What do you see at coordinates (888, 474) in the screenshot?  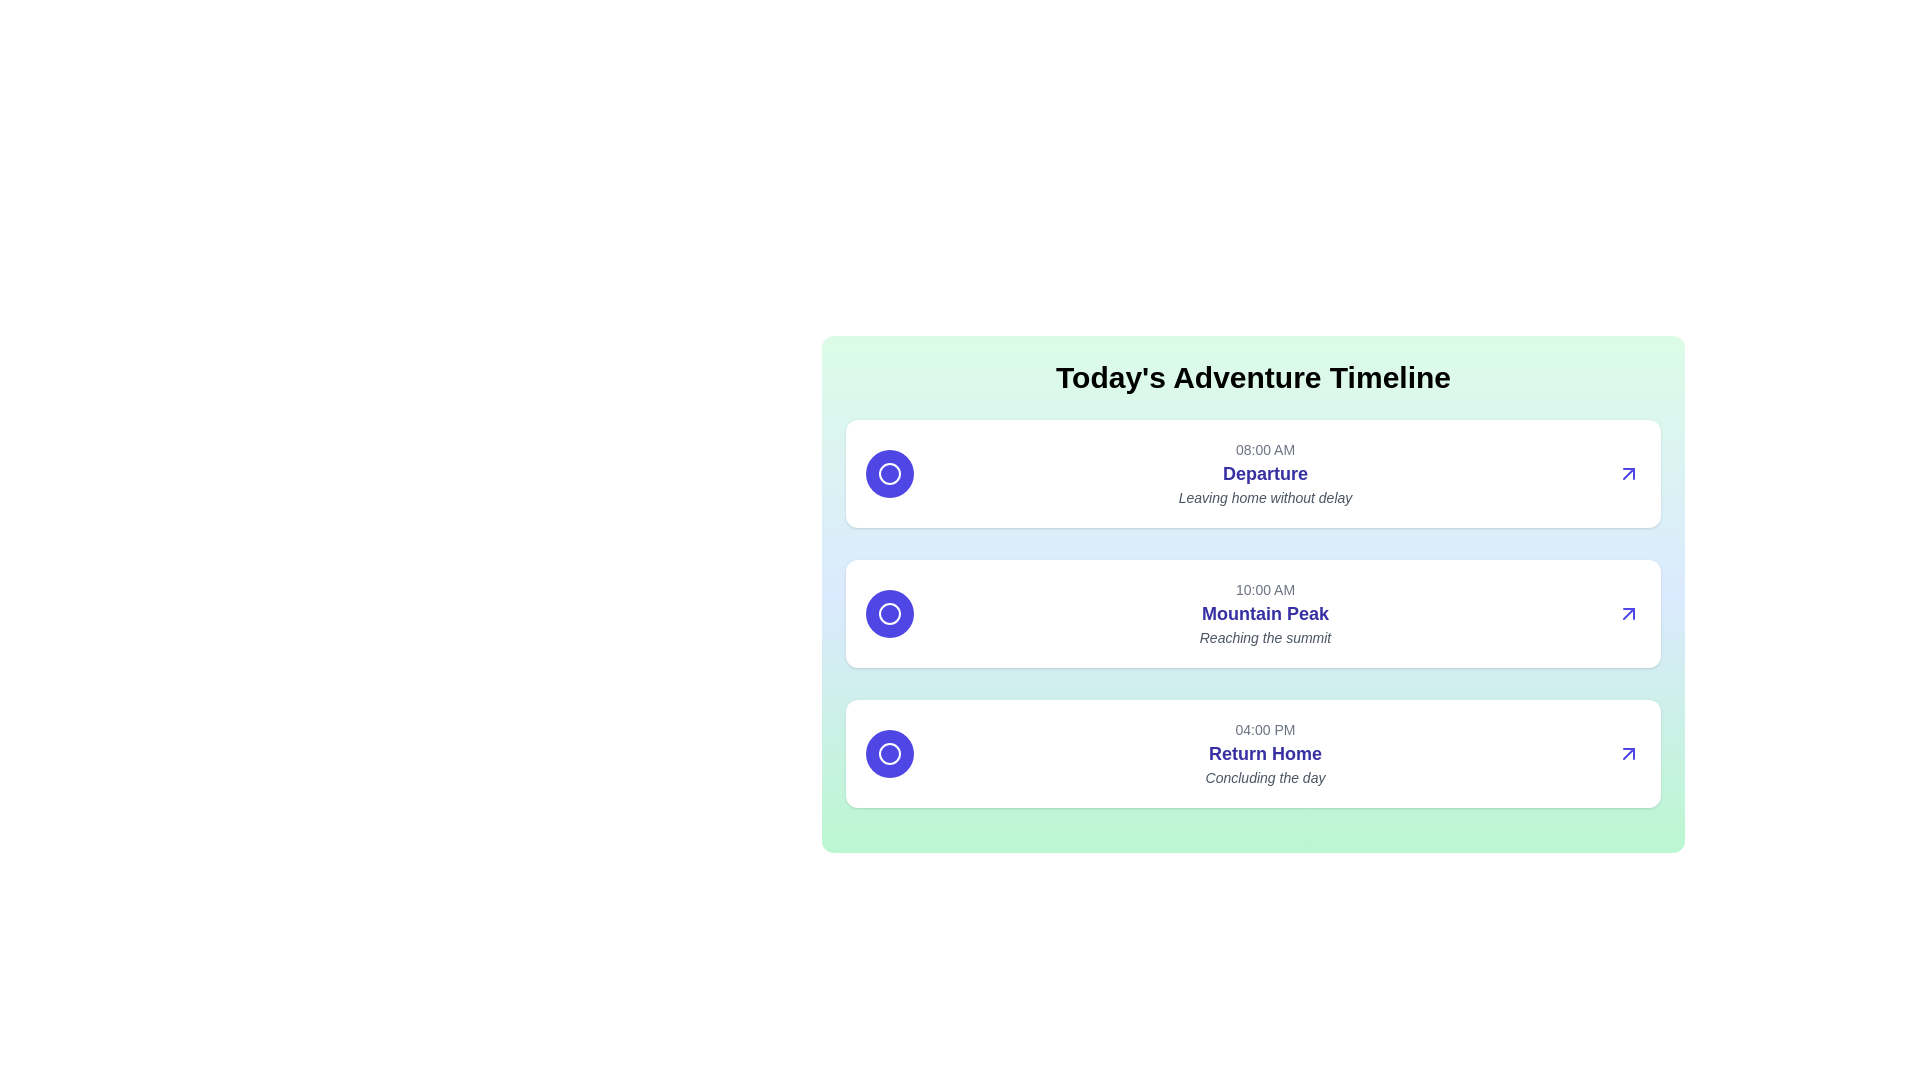 I see `the circular decorative icon that marks the timeline event for 'Departure', located to the left of the text '08:00 AM, Departure, Leaving home without delay'` at bounding box center [888, 474].